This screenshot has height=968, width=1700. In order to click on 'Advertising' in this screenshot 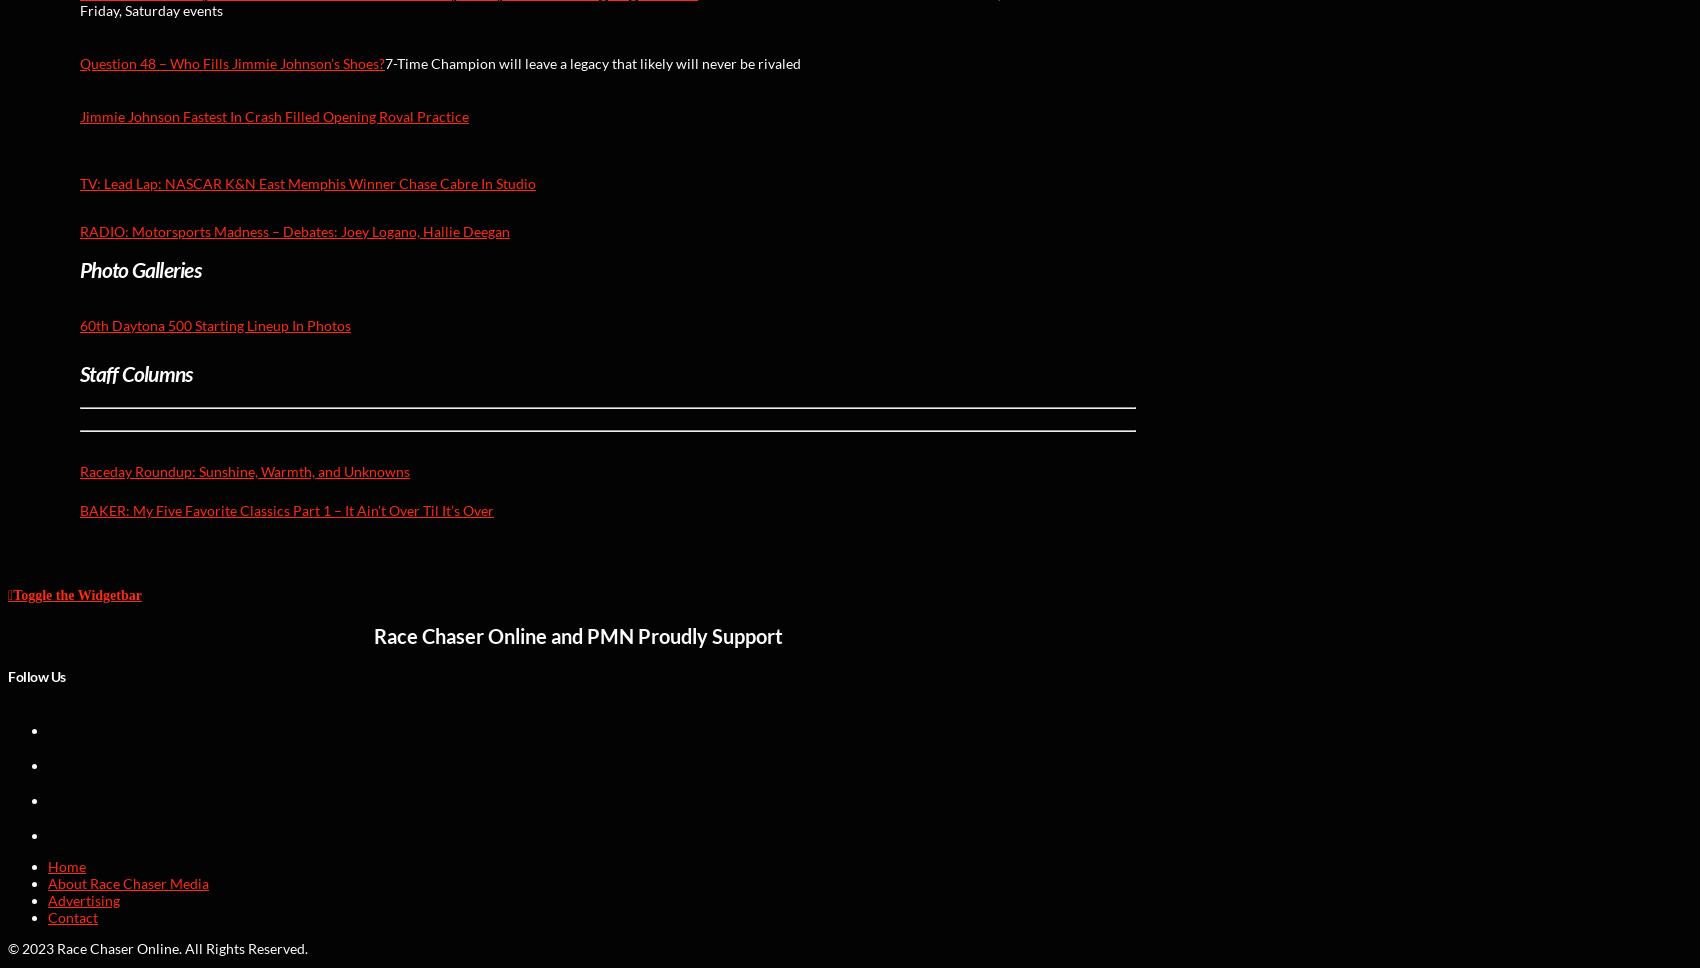, I will do `click(47, 899)`.